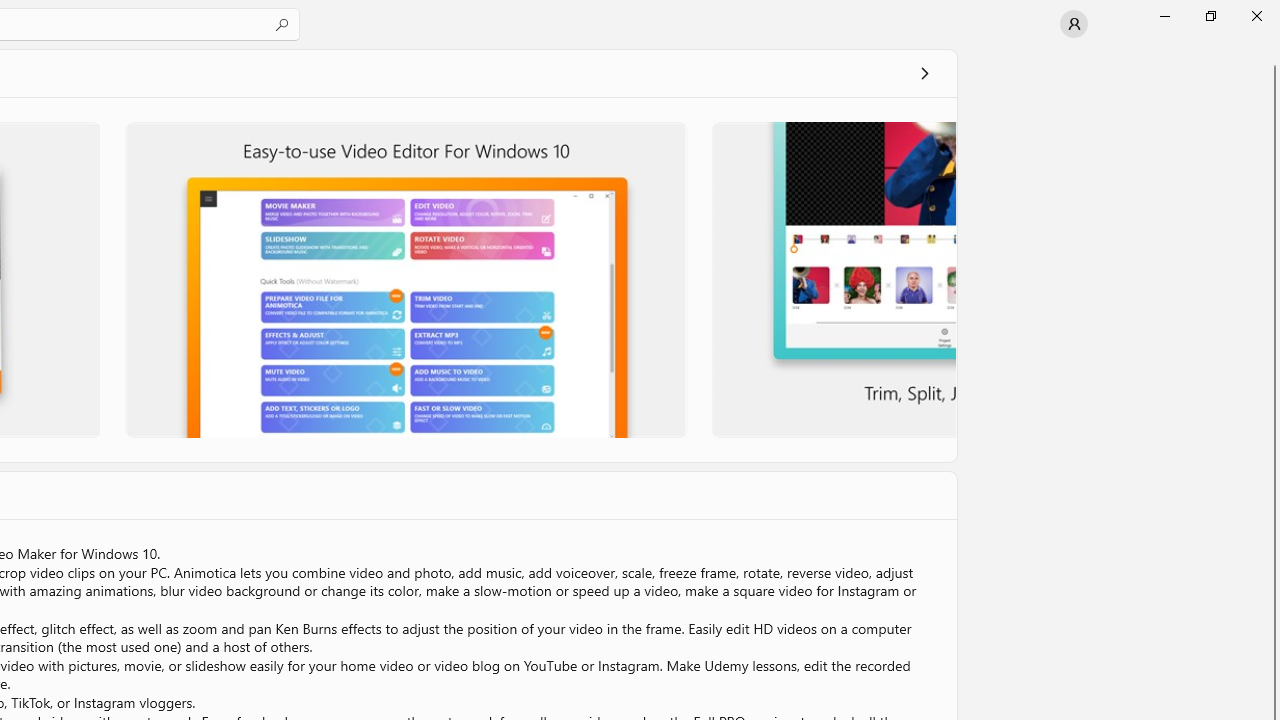 The height and width of the screenshot is (720, 1280). What do you see at coordinates (1209, 15) in the screenshot?
I see `'Restore Microsoft Store'` at bounding box center [1209, 15].